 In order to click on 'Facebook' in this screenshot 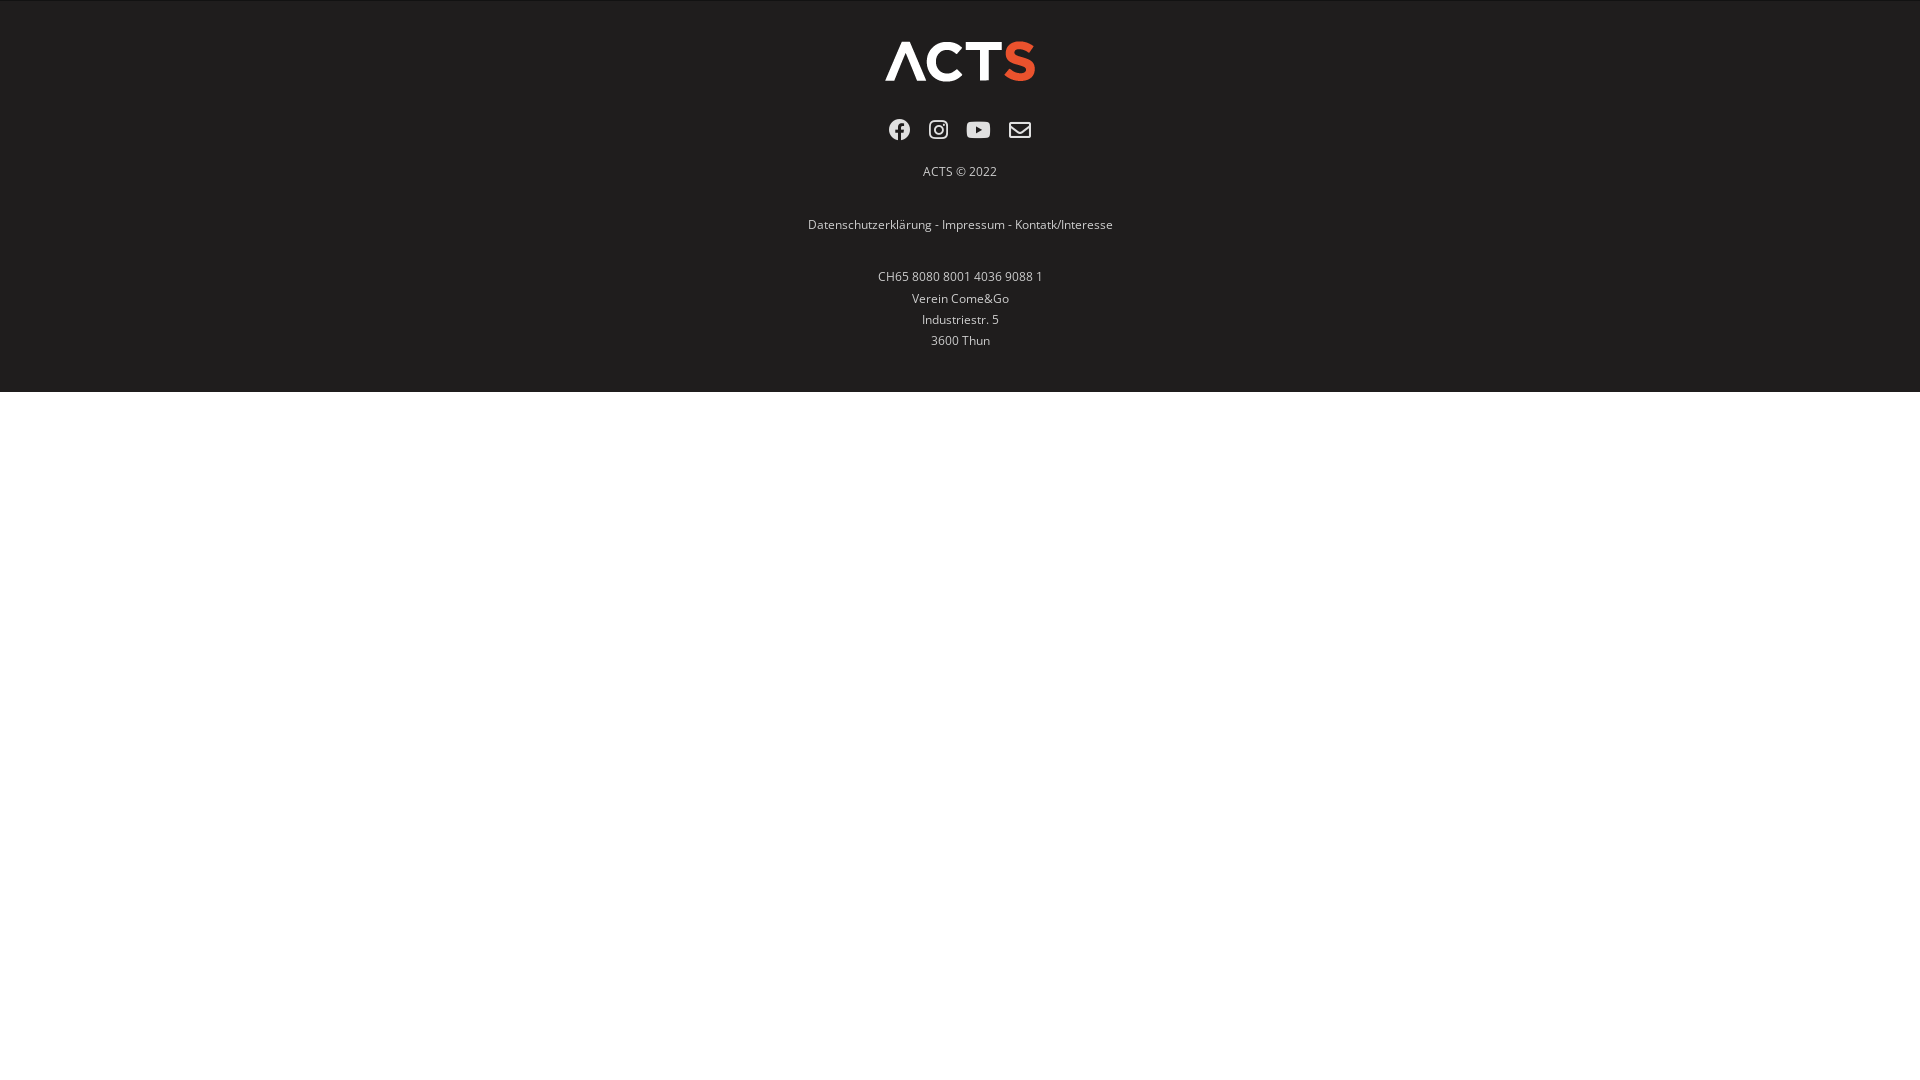, I will do `click(887, 135)`.